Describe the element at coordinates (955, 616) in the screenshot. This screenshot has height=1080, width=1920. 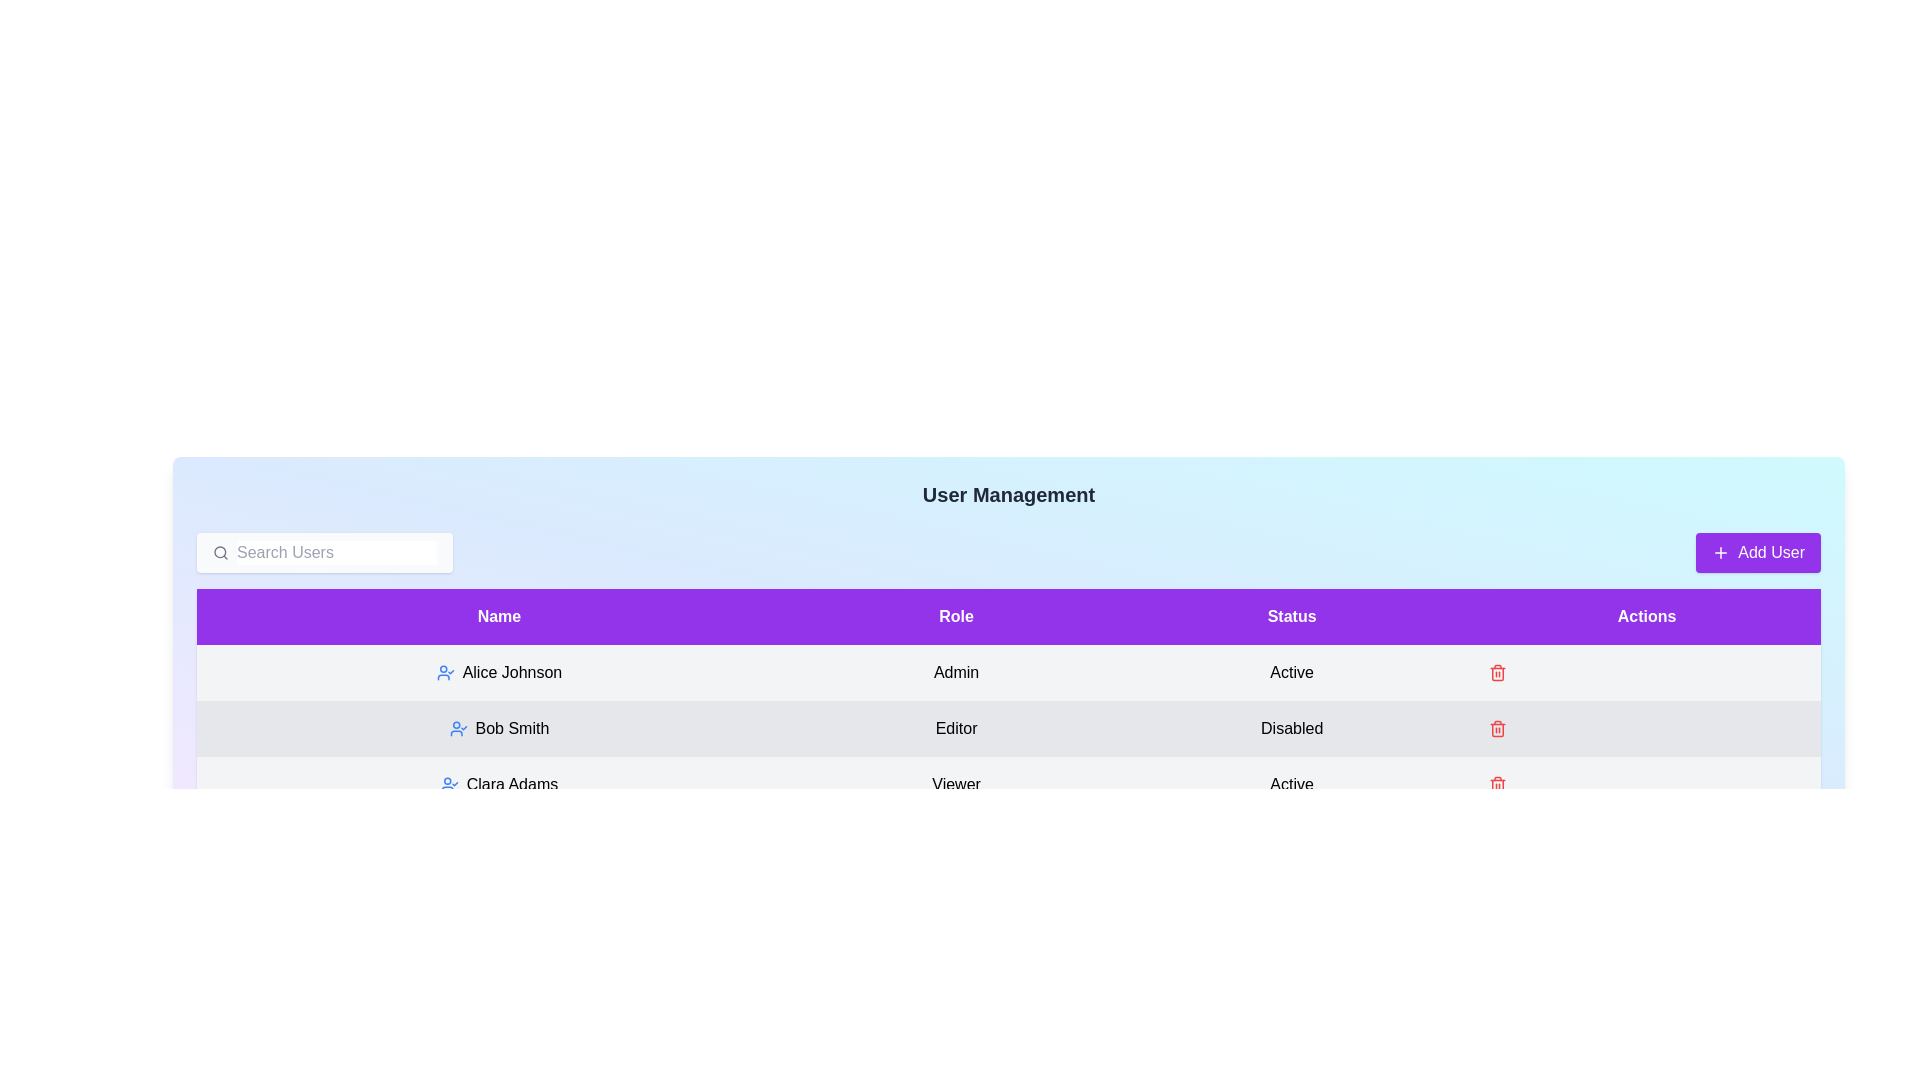
I see `the header Role to sort the table by that column` at that location.